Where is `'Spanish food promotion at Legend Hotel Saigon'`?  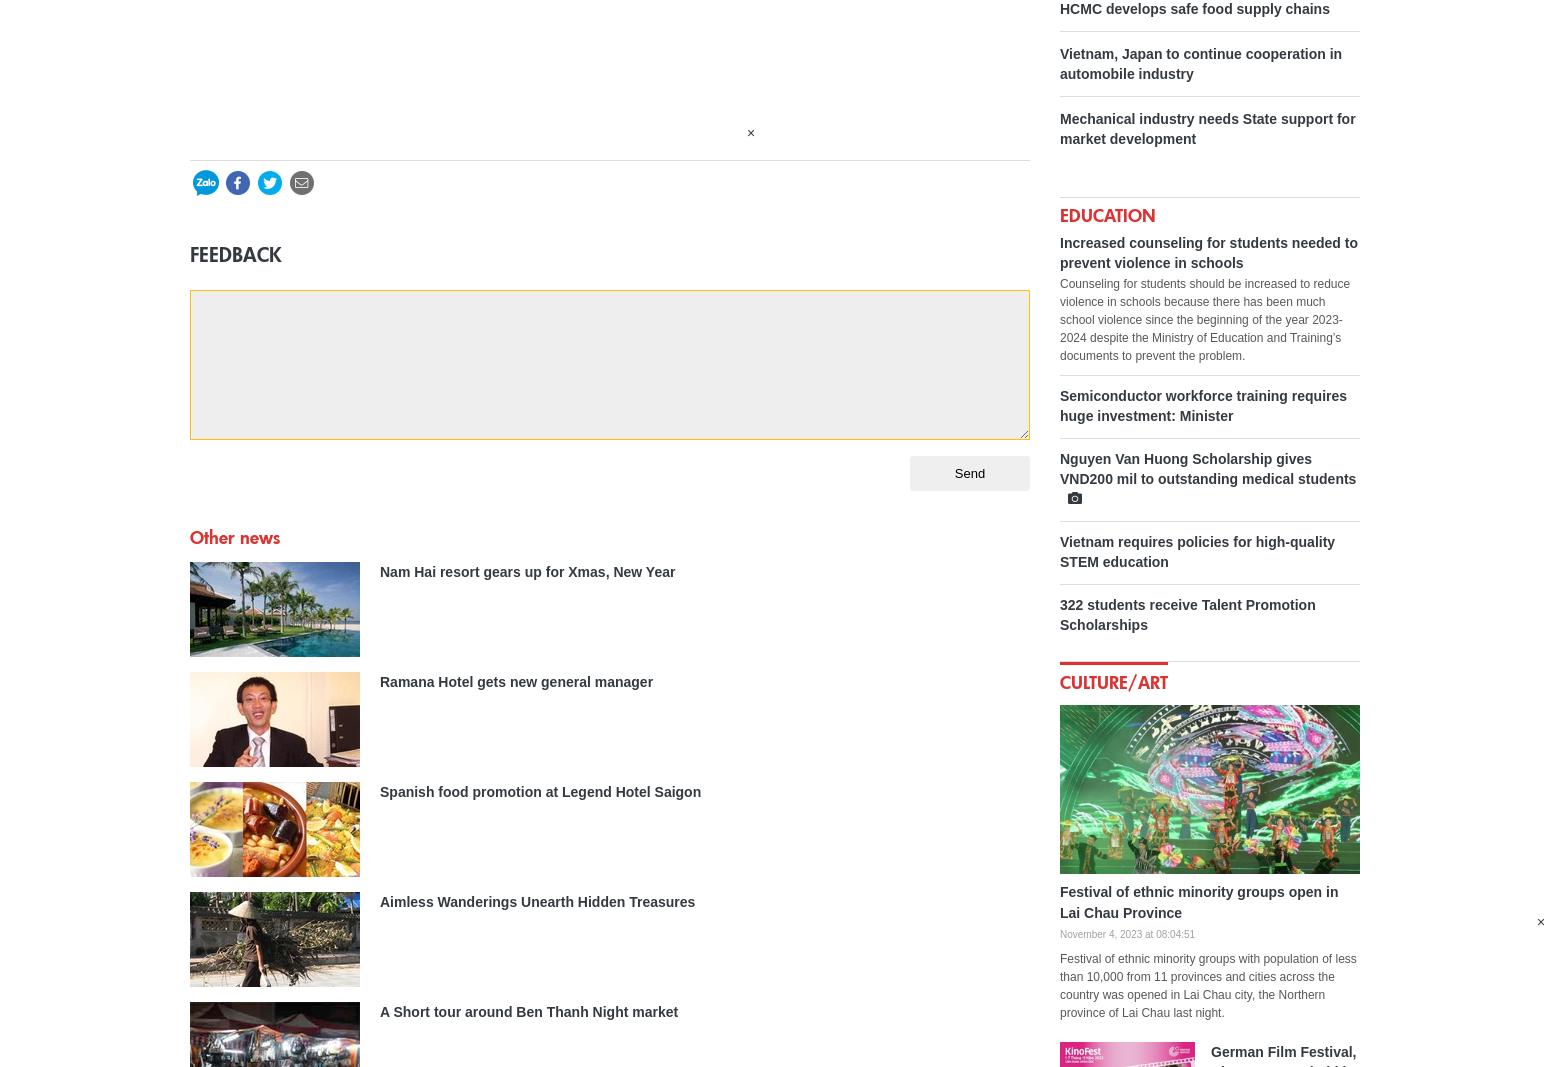
'Spanish food promotion at Legend Hotel Saigon' is located at coordinates (539, 791).